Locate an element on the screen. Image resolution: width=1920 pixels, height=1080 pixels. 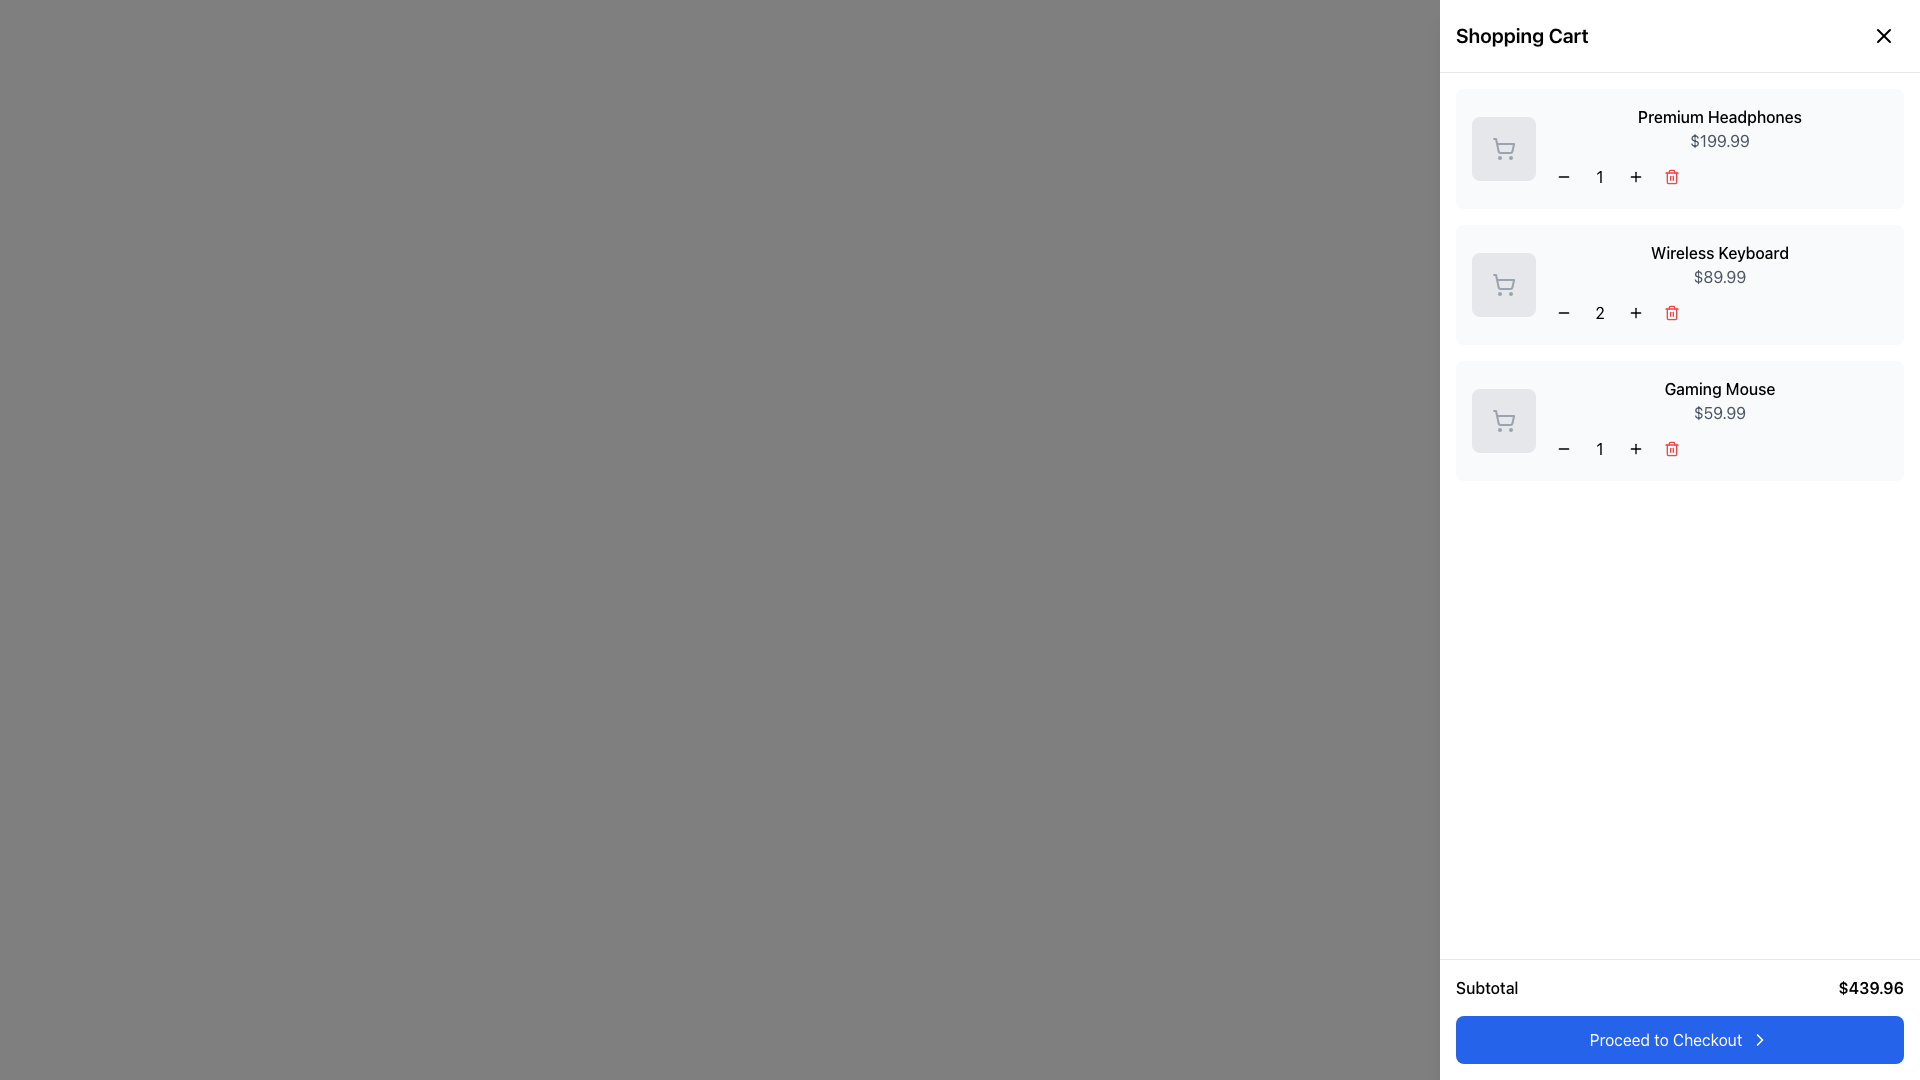
the button that decreases the quantity of the associated product in the shopping cart, located to the left of the numeric count '2' is located at coordinates (1563, 312).